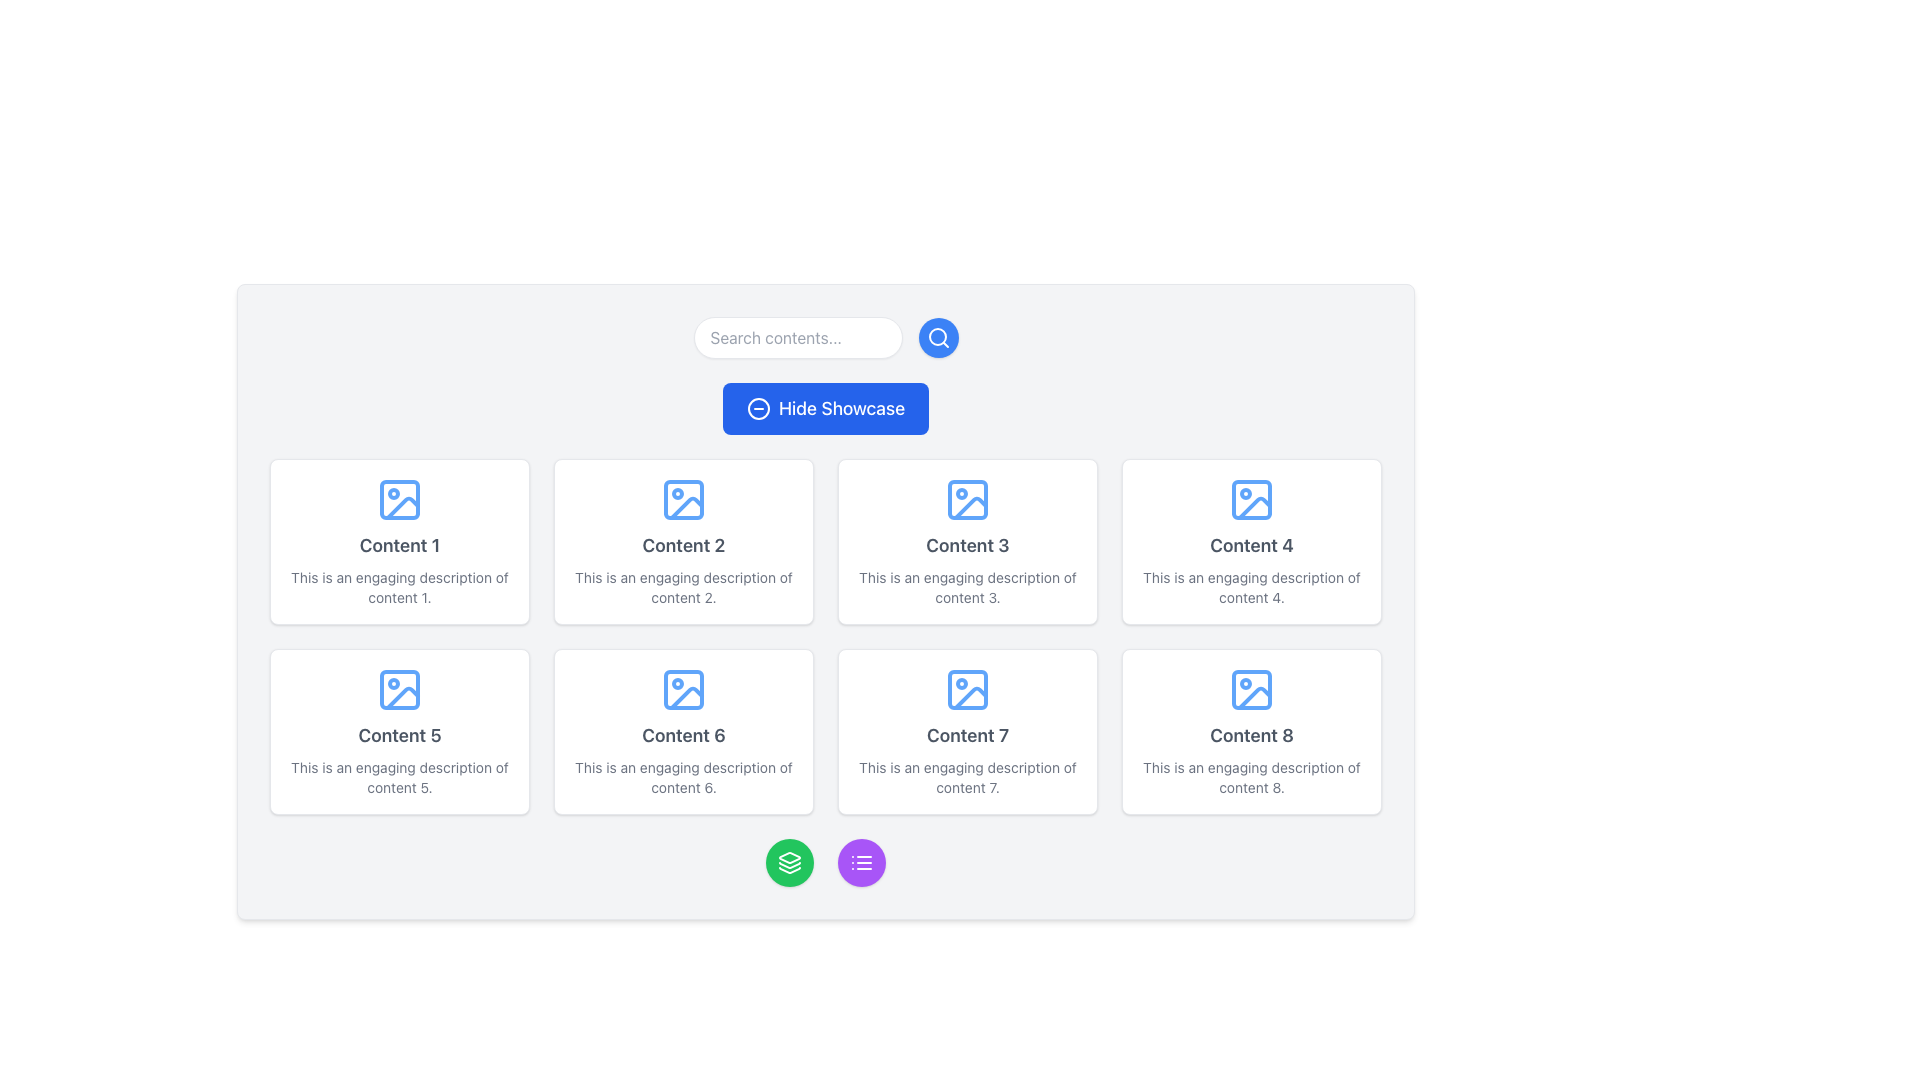 This screenshot has height=1080, width=1920. What do you see at coordinates (399, 546) in the screenshot?
I see `text from the Text Label located in the top-left corner of the grid layout, positioned below an image icon and above descriptive text` at bounding box center [399, 546].